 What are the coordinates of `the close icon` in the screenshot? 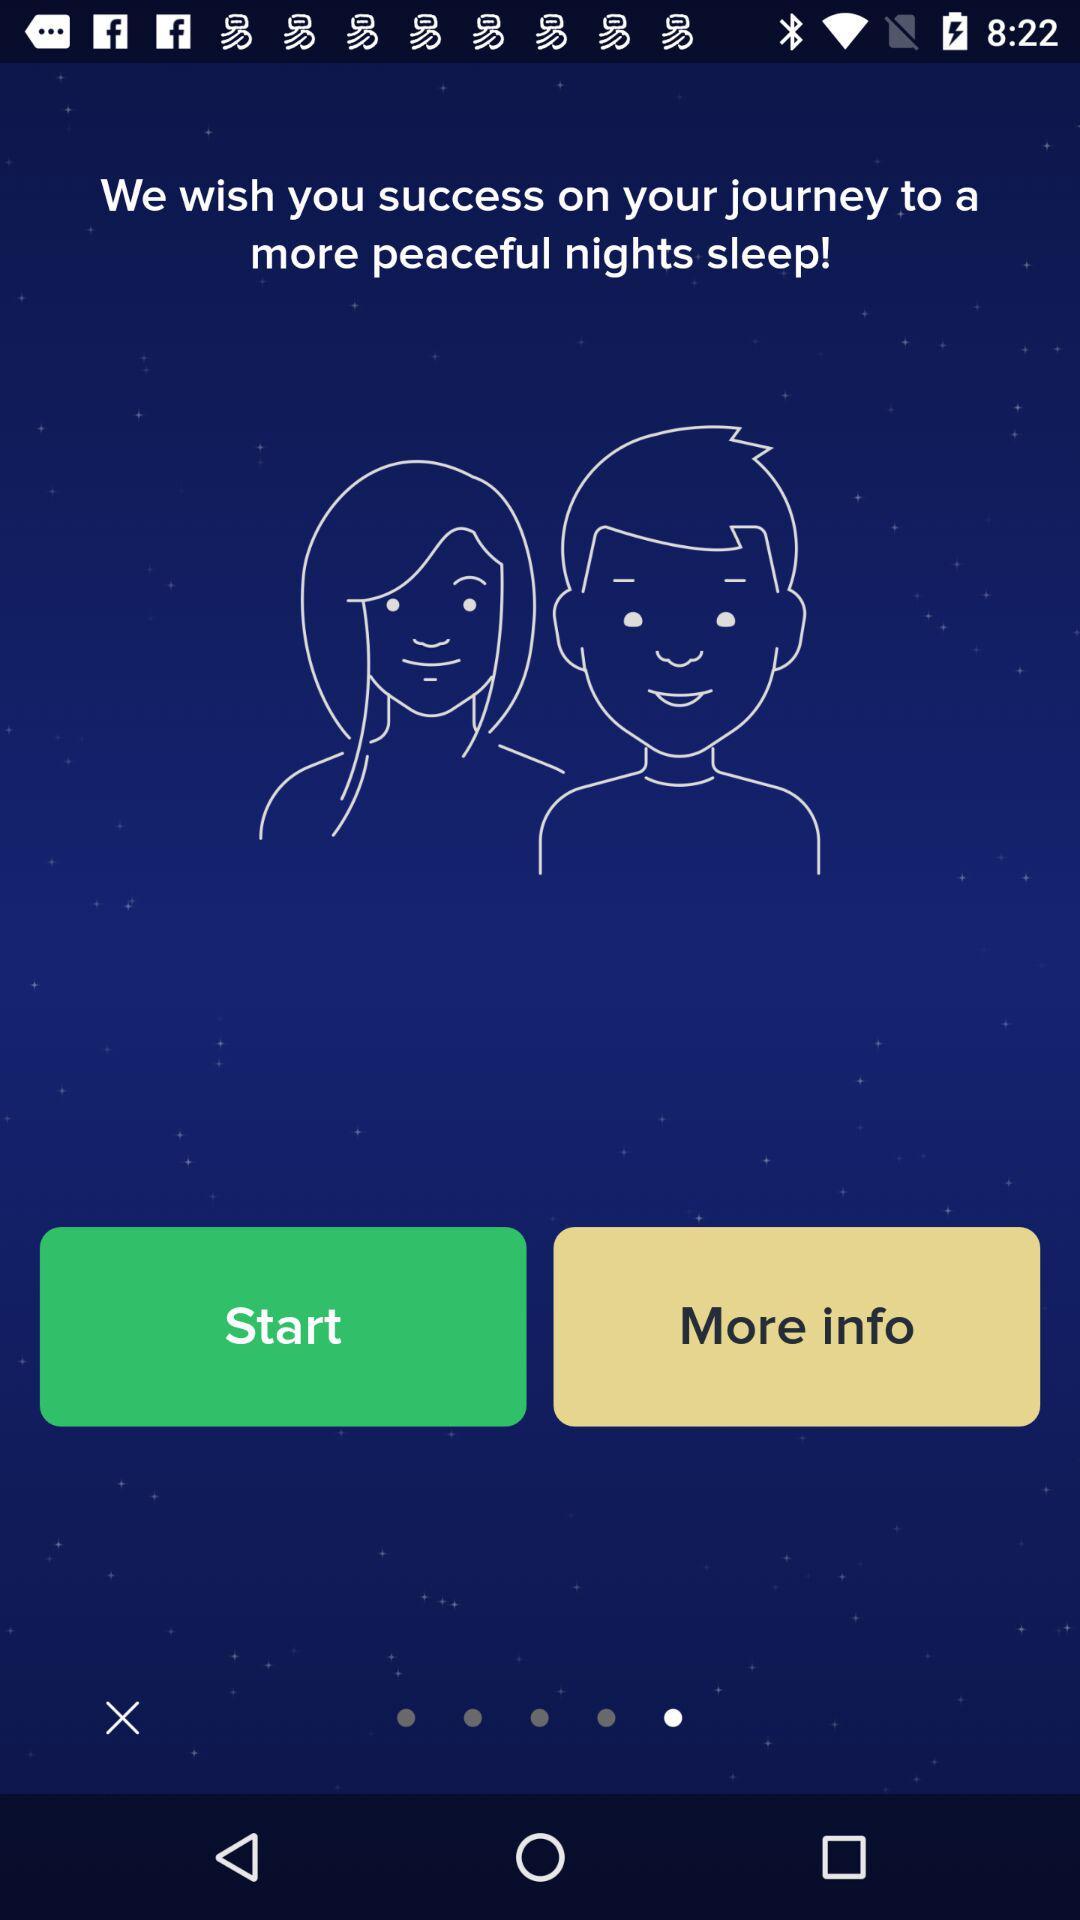 It's located at (122, 1716).